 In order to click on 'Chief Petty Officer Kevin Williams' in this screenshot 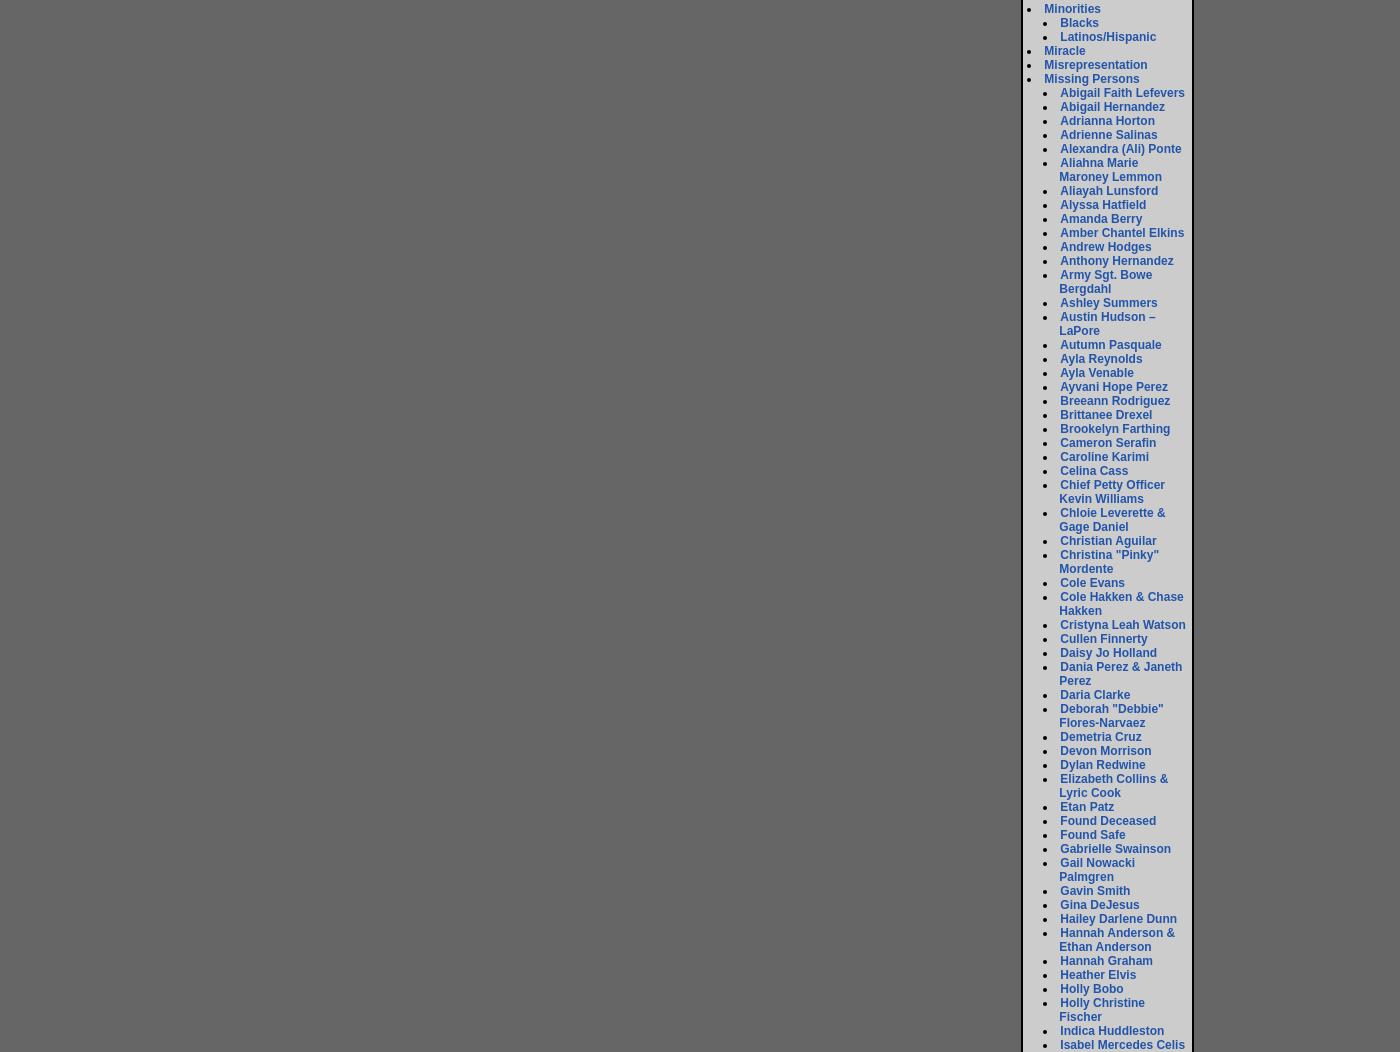, I will do `click(1112, 491)`.